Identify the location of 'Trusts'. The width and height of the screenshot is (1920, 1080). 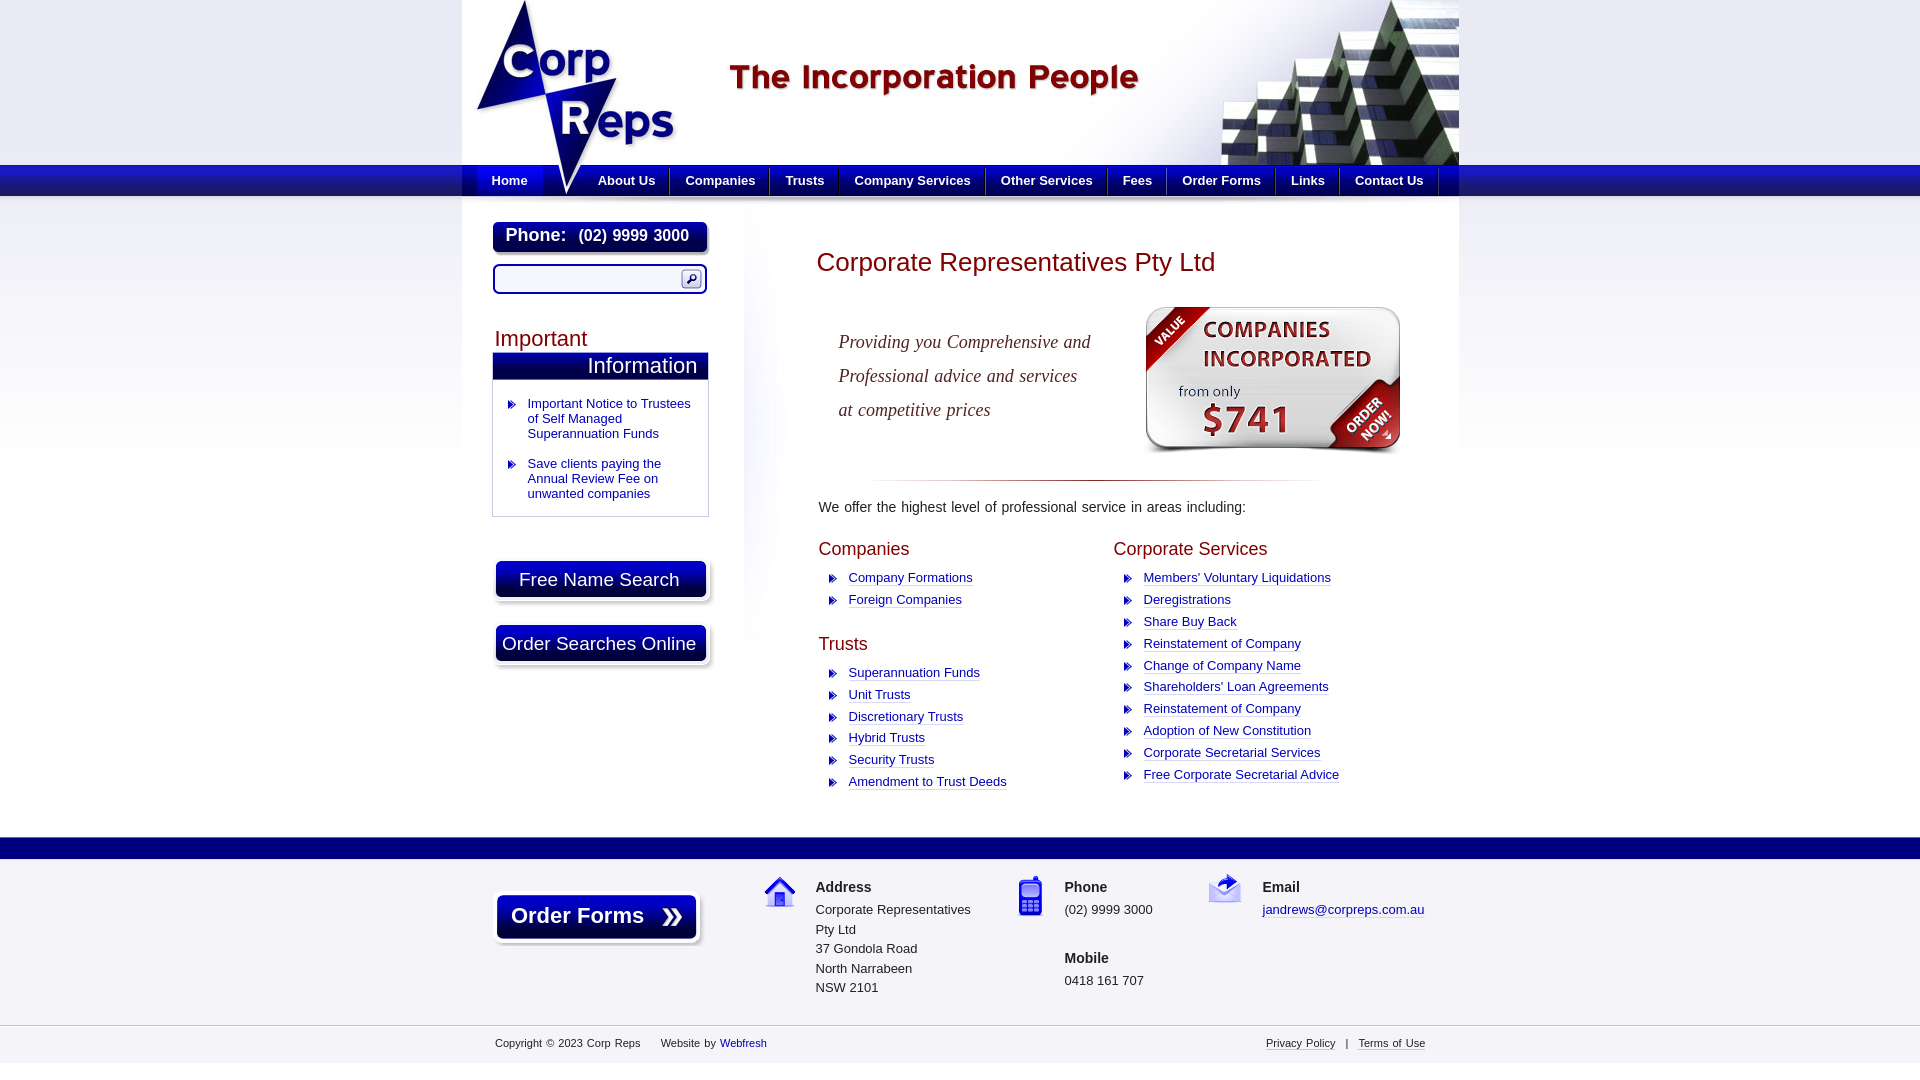
(804, 180).